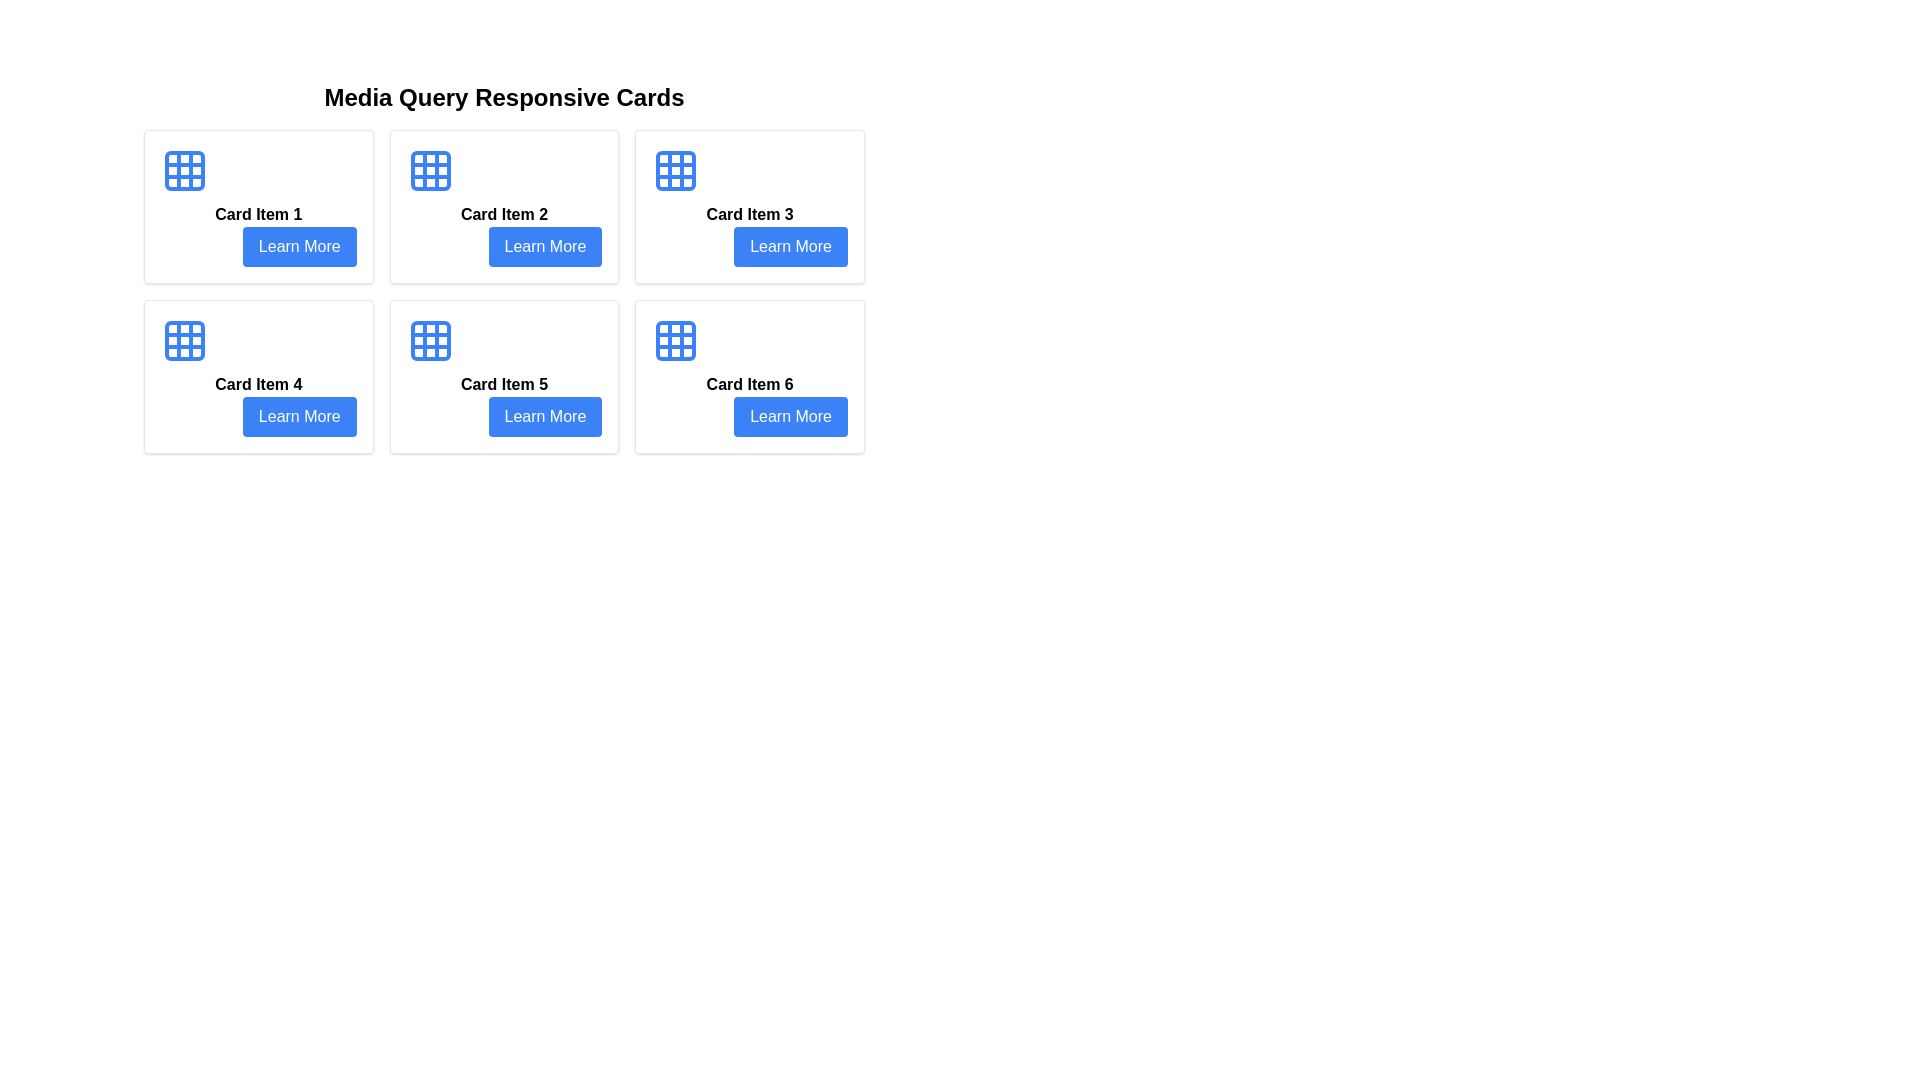 The height and width of the screenshot is (1080, 1920). I want to click on text label that serves as a descriptive title for the second card in the six-card grid layout, positioned below the icon and above the button, horizontally centered within the card, so click(504, 215).